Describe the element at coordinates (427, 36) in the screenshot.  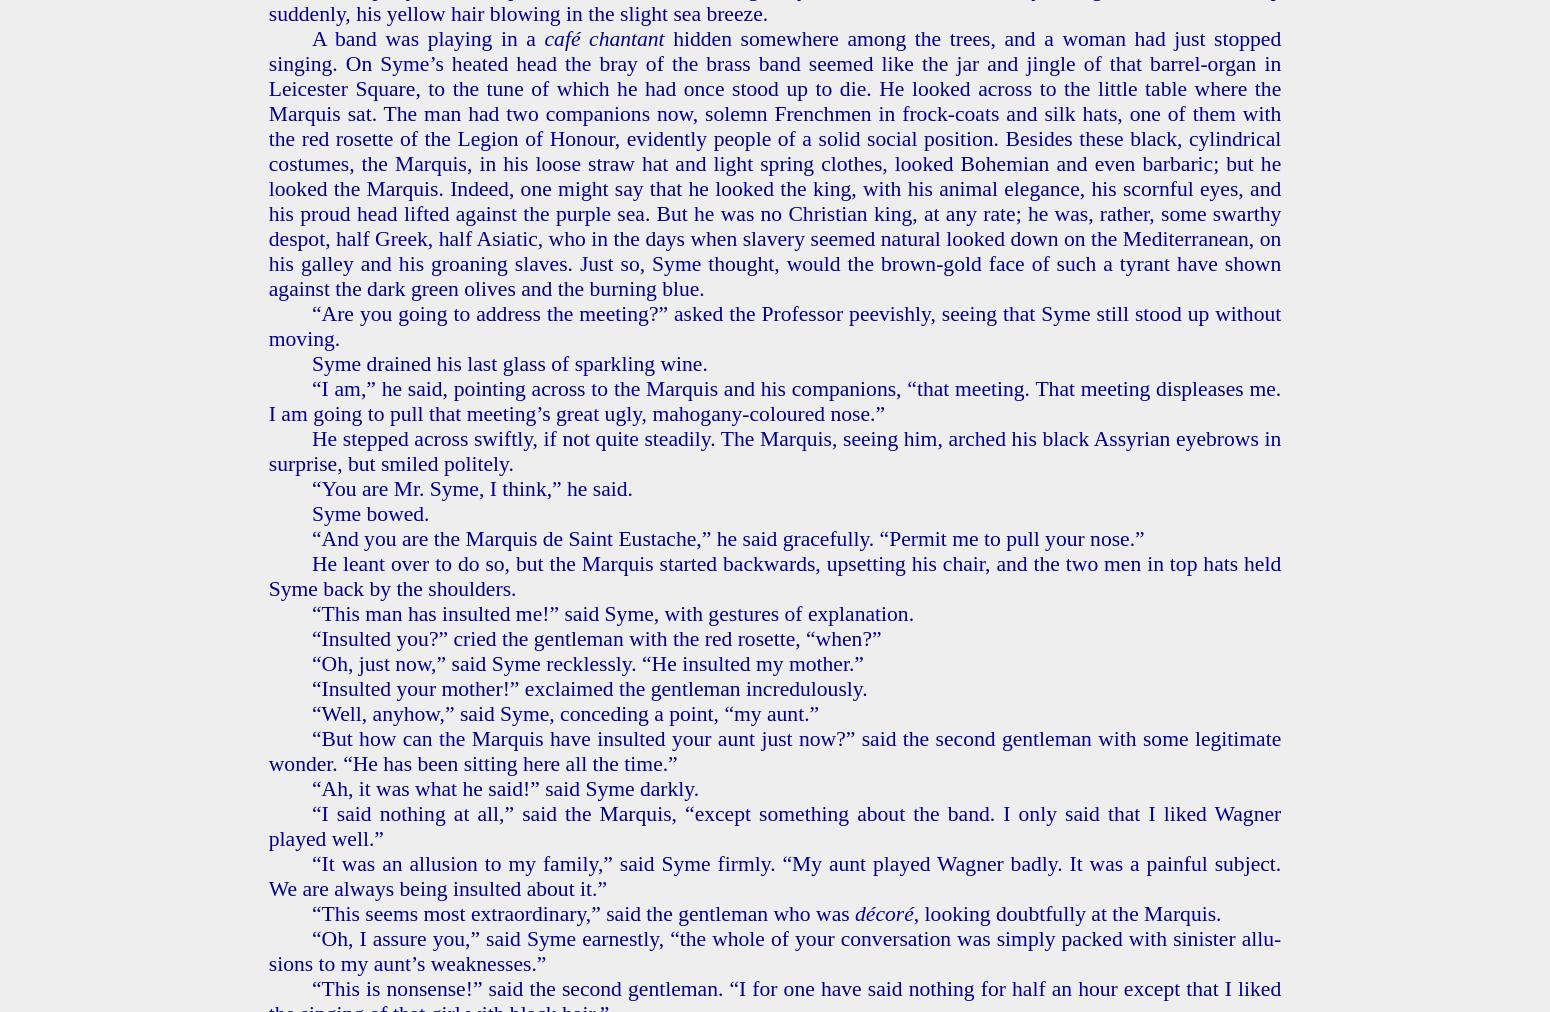
I see `'A band was play­ing in a'` at that location.